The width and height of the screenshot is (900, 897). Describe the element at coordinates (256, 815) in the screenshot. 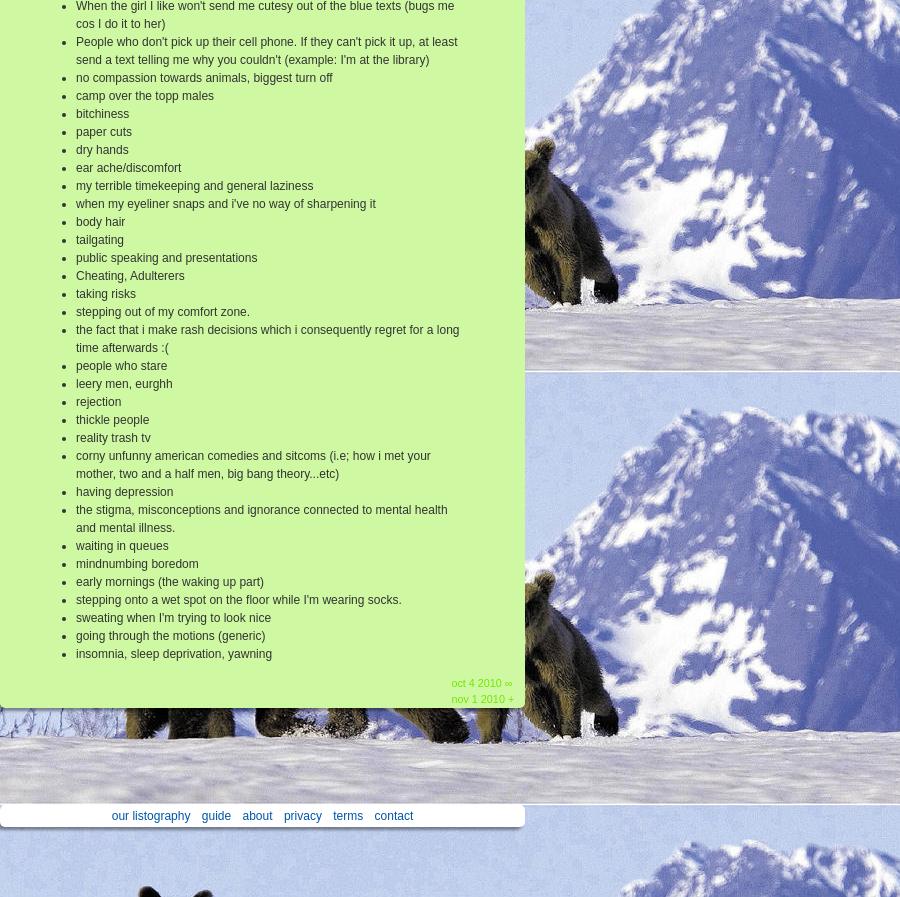

I see `'about'` at that location.